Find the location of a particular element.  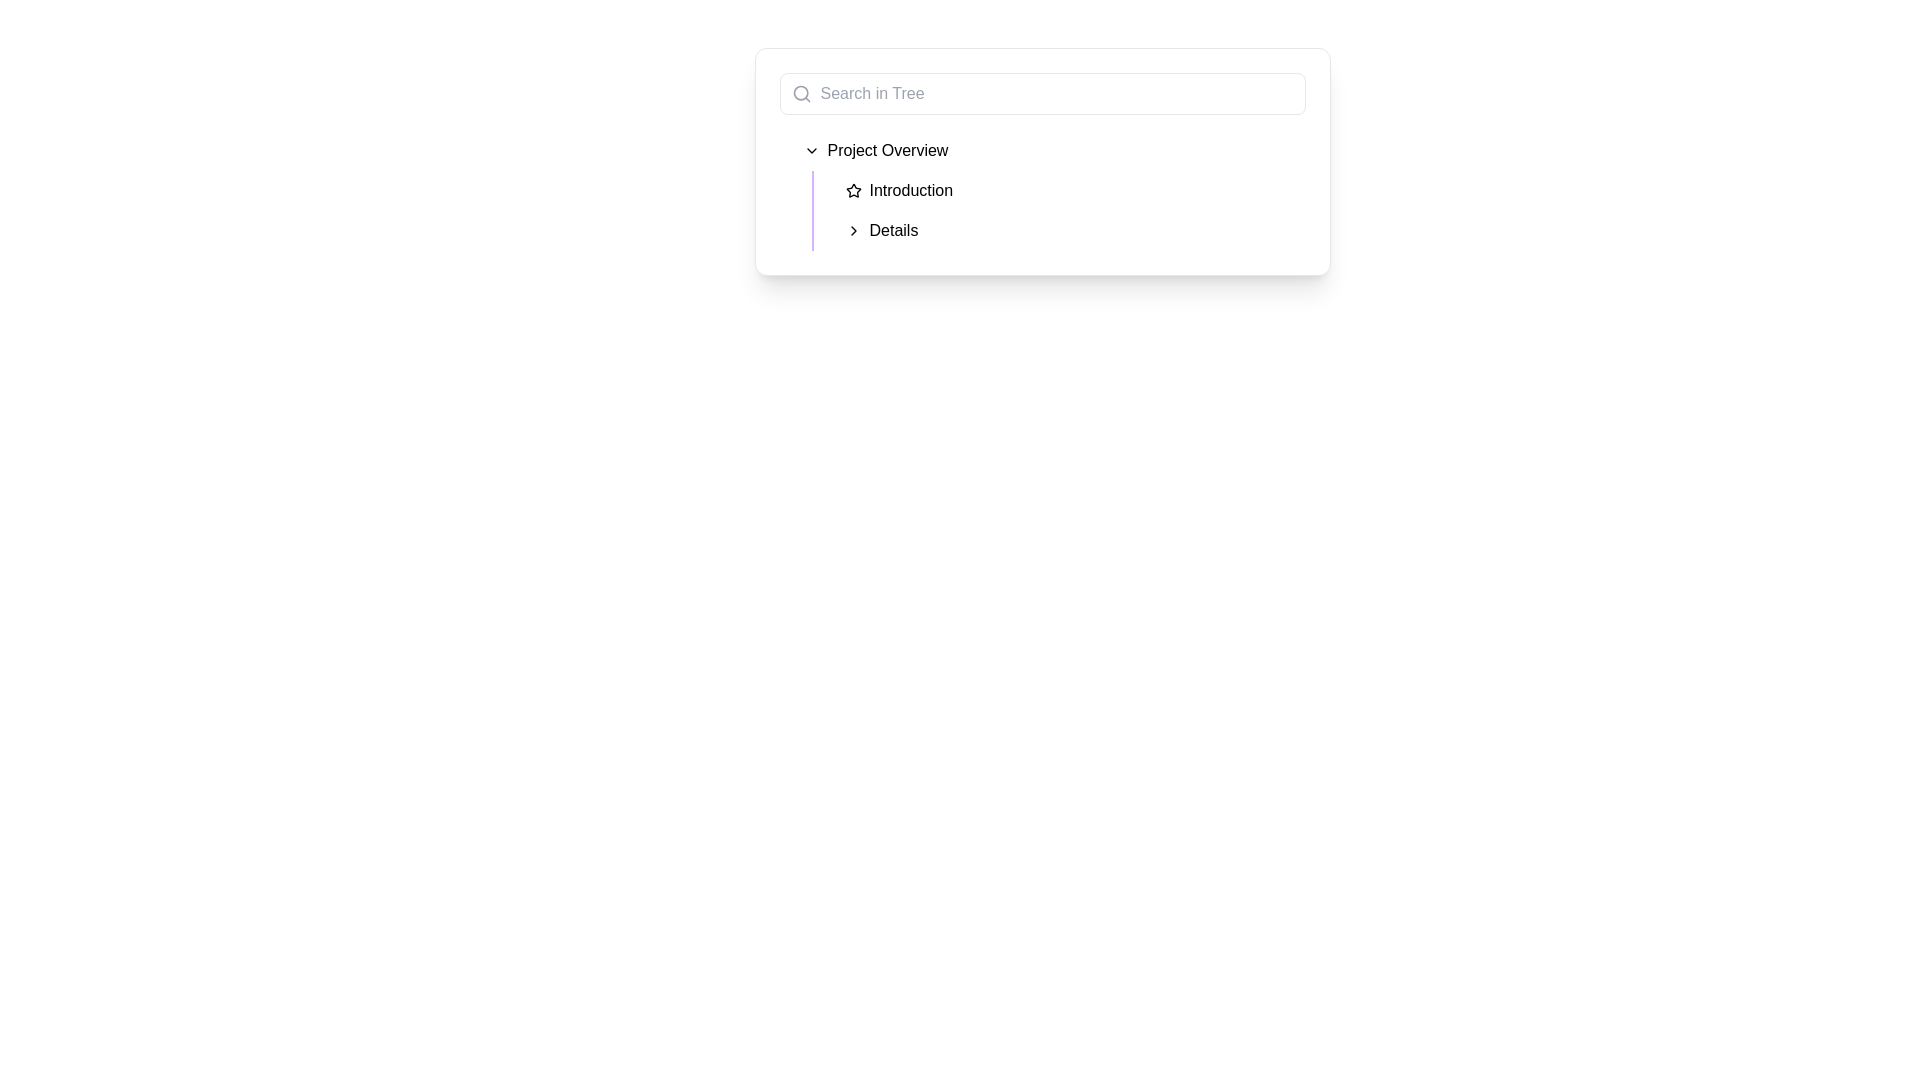

the search bar labeled 'Search in Tree' on the white card is located at coordinates (1041, 161).